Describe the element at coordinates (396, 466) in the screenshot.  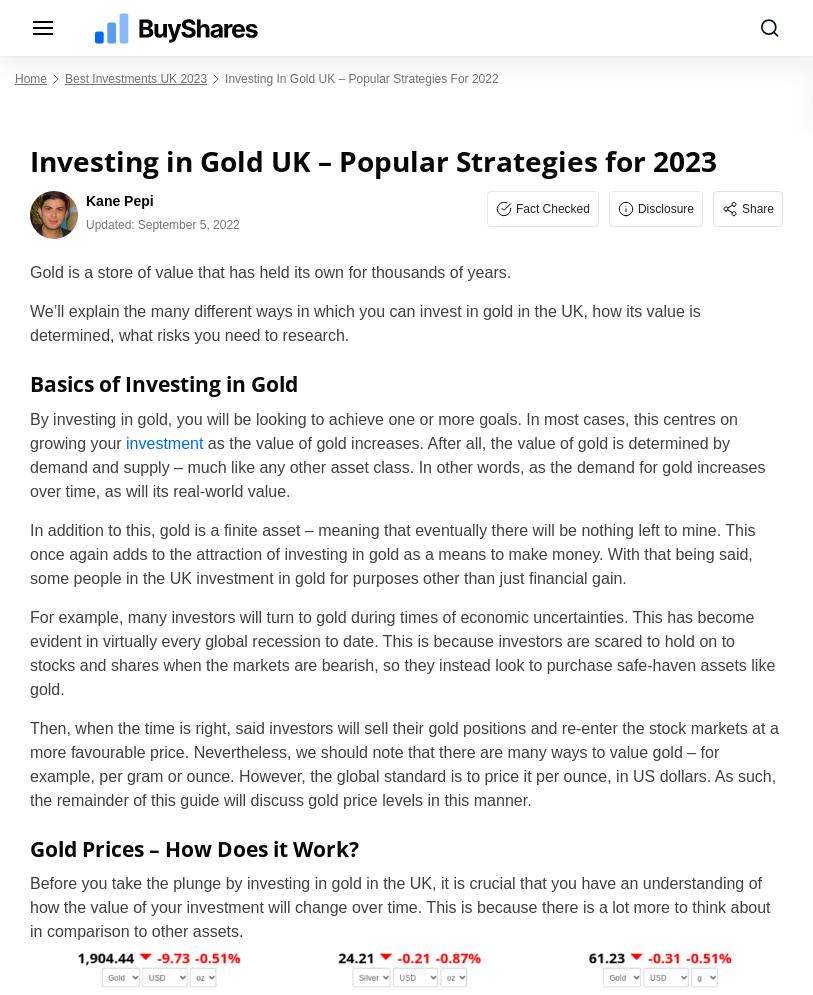
I see `'as the value of gold increases. After all, the value of gold is determined by demand and supply – much like any other asset class. In other words, as the demand for gold increases over time, as will its real-world value.'` at that location.